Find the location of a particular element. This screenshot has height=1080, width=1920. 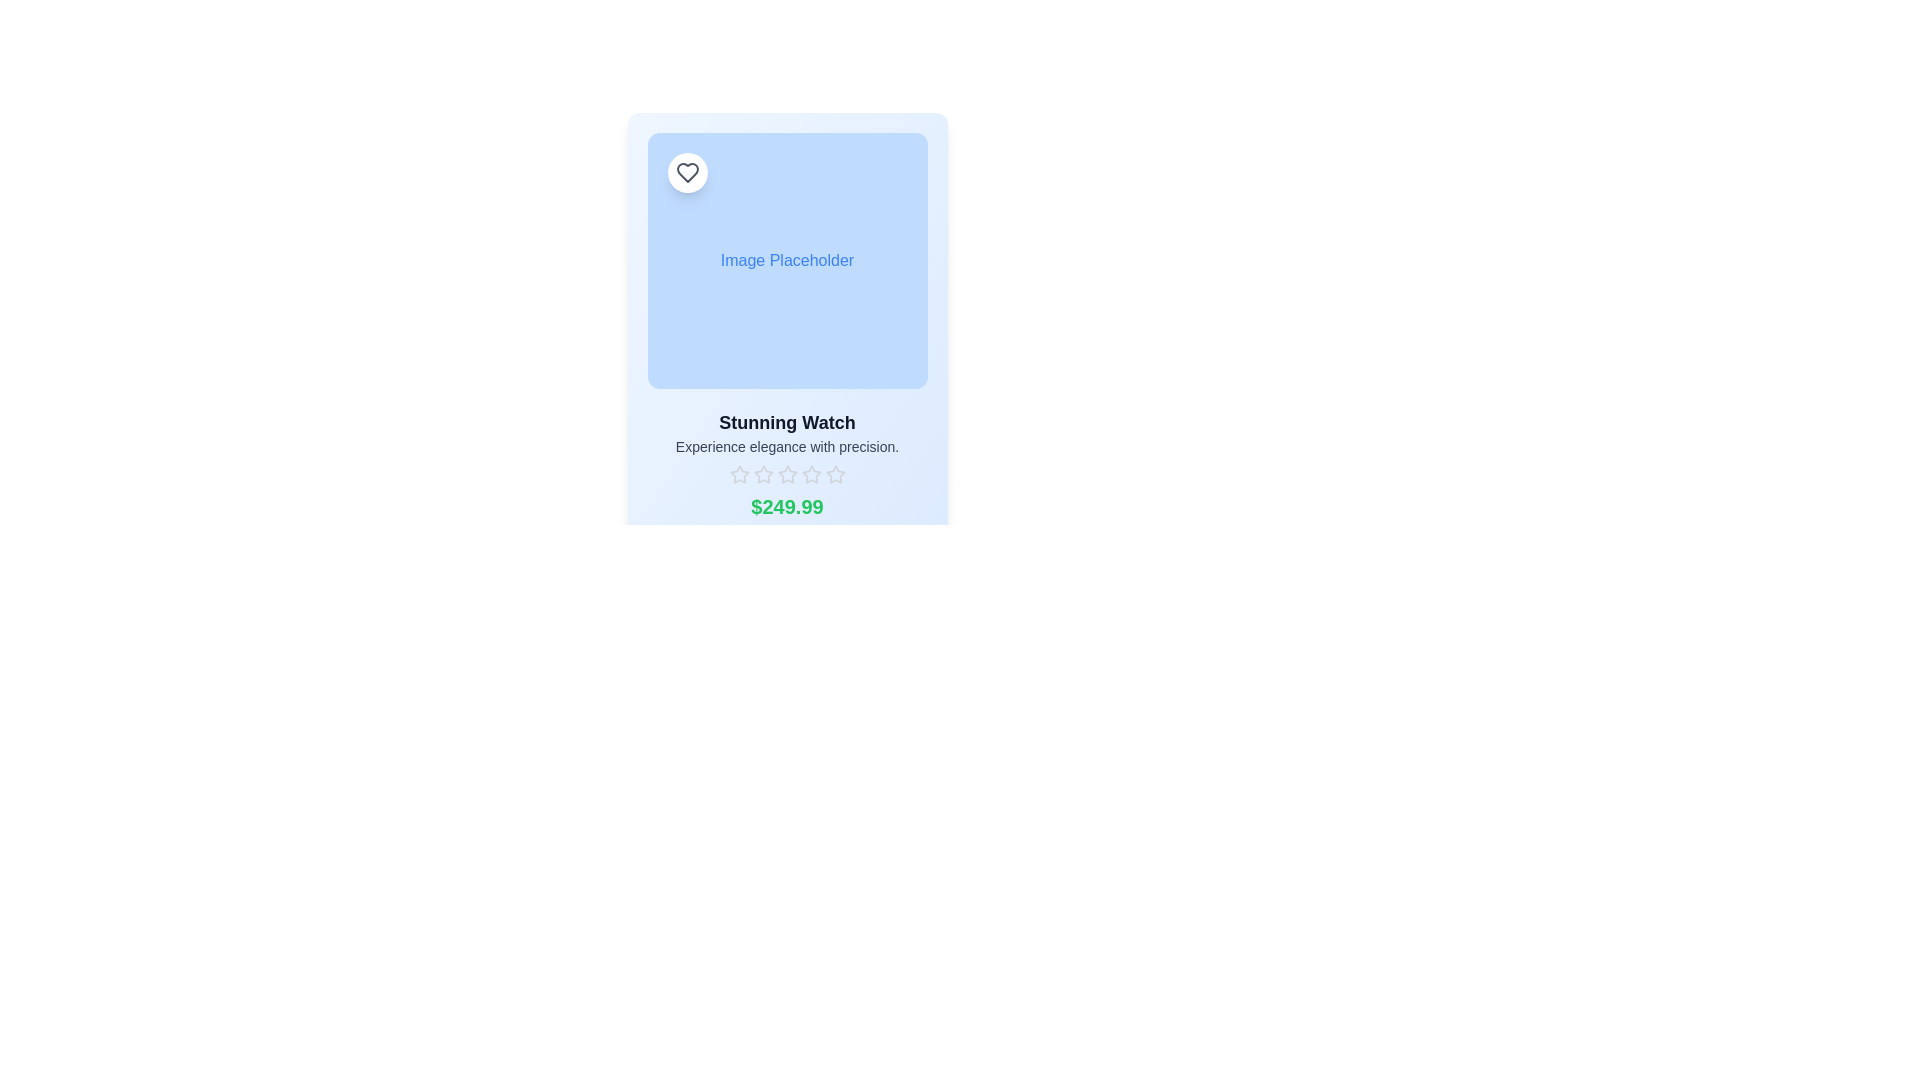

the static text element that provides additional information about the product, located below the title 'Stunning Watch.' is located at coordinates (786, 446).